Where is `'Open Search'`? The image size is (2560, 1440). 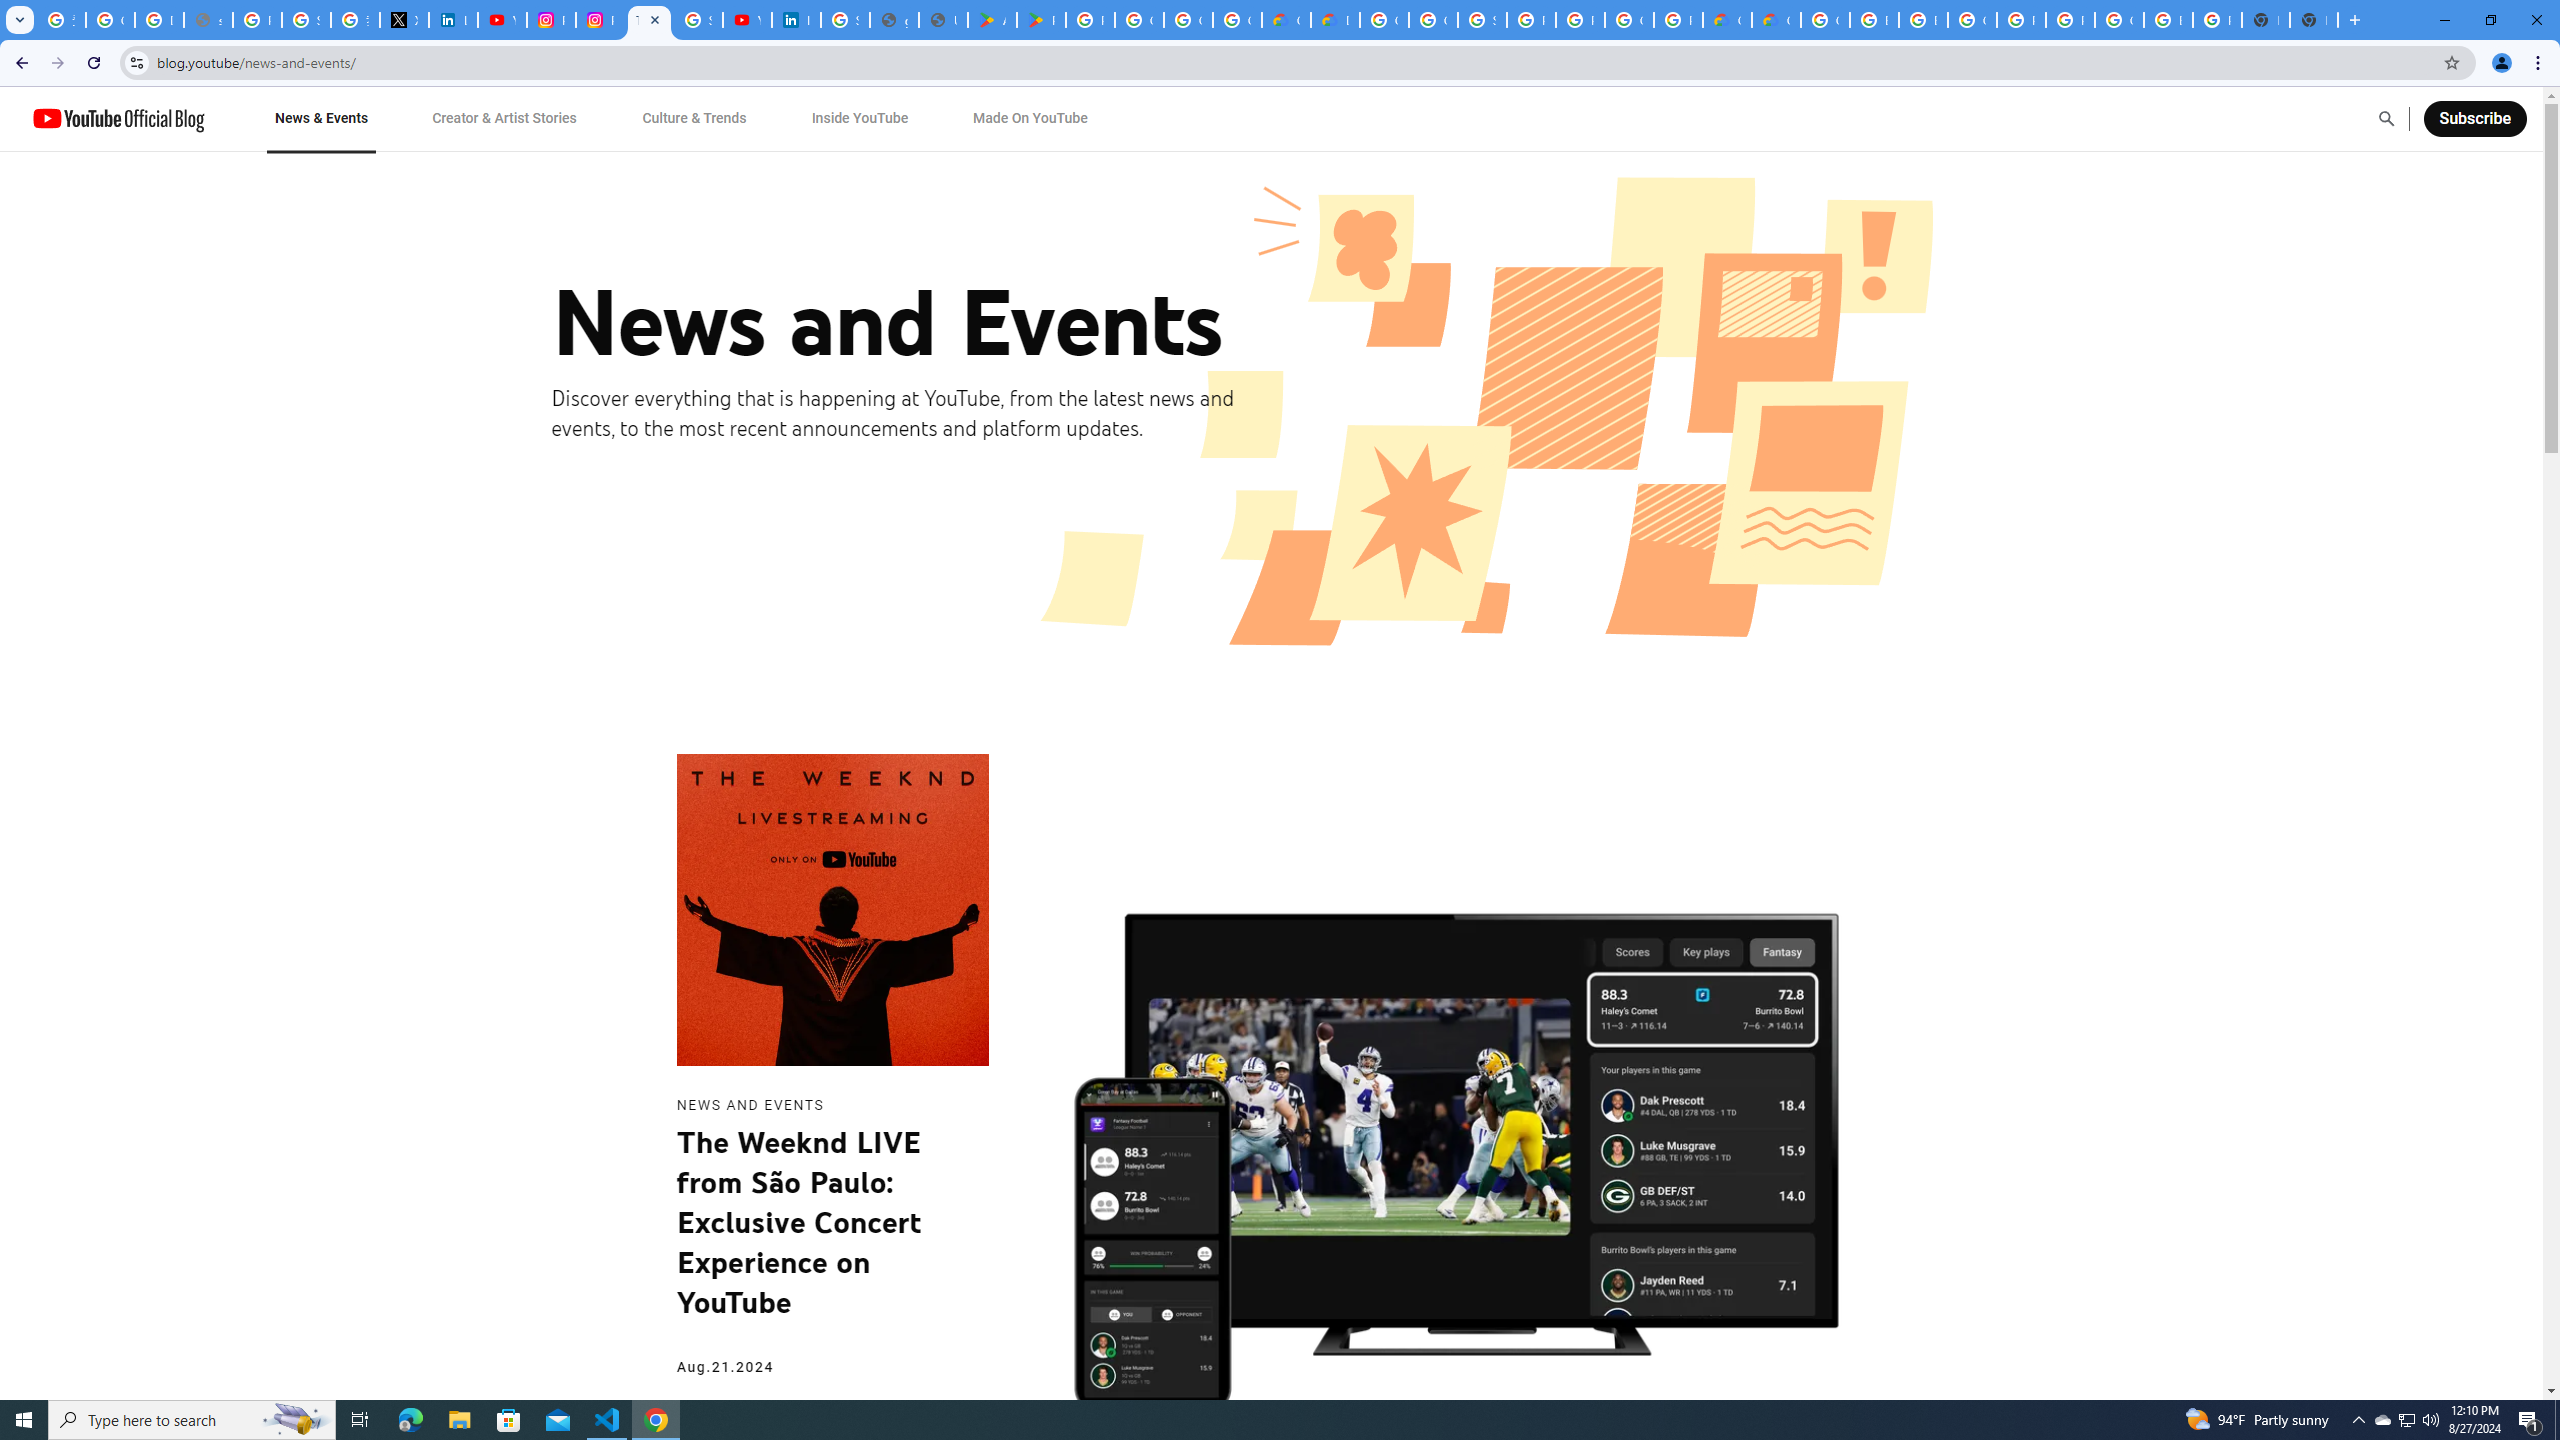
'Open Search' is located at coordinates (2386, 118).